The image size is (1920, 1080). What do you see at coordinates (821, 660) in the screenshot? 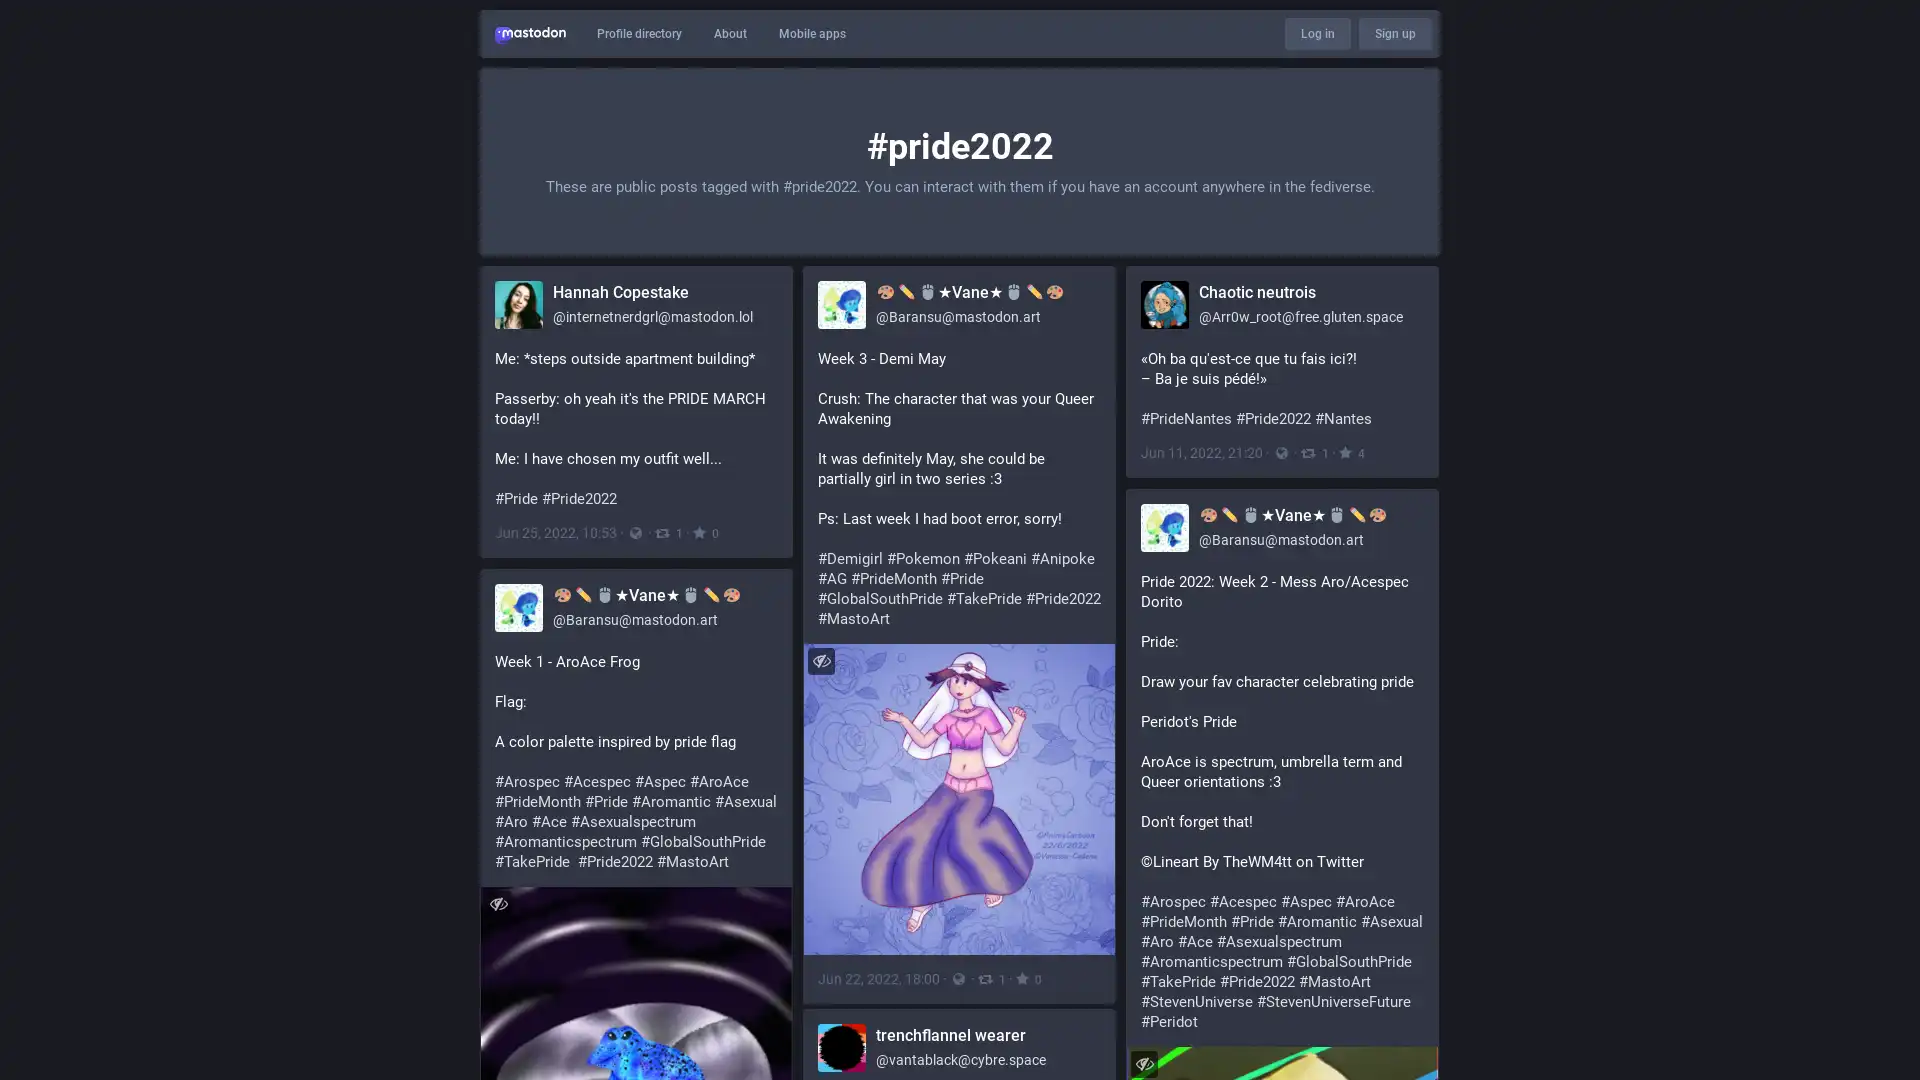
I see `Hide image` at bounding box center [821, 660].